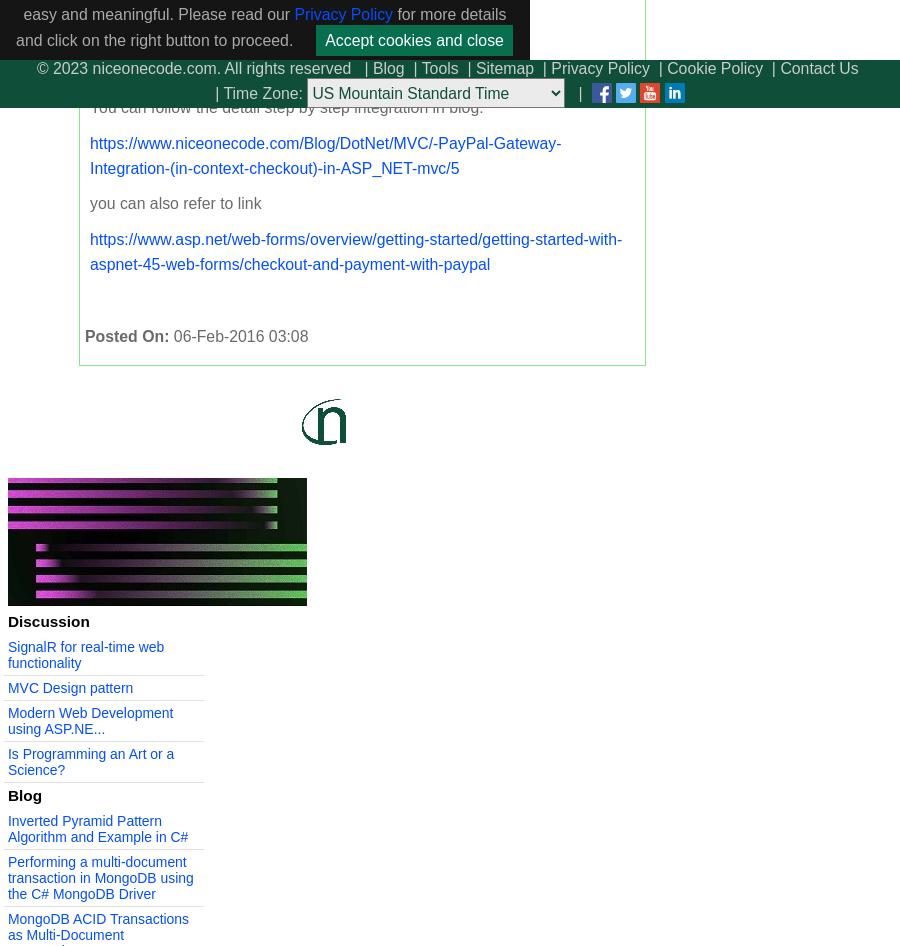  I want to click on '© 2023 niceonecode.com. All rights reserved', so click(193, 68).